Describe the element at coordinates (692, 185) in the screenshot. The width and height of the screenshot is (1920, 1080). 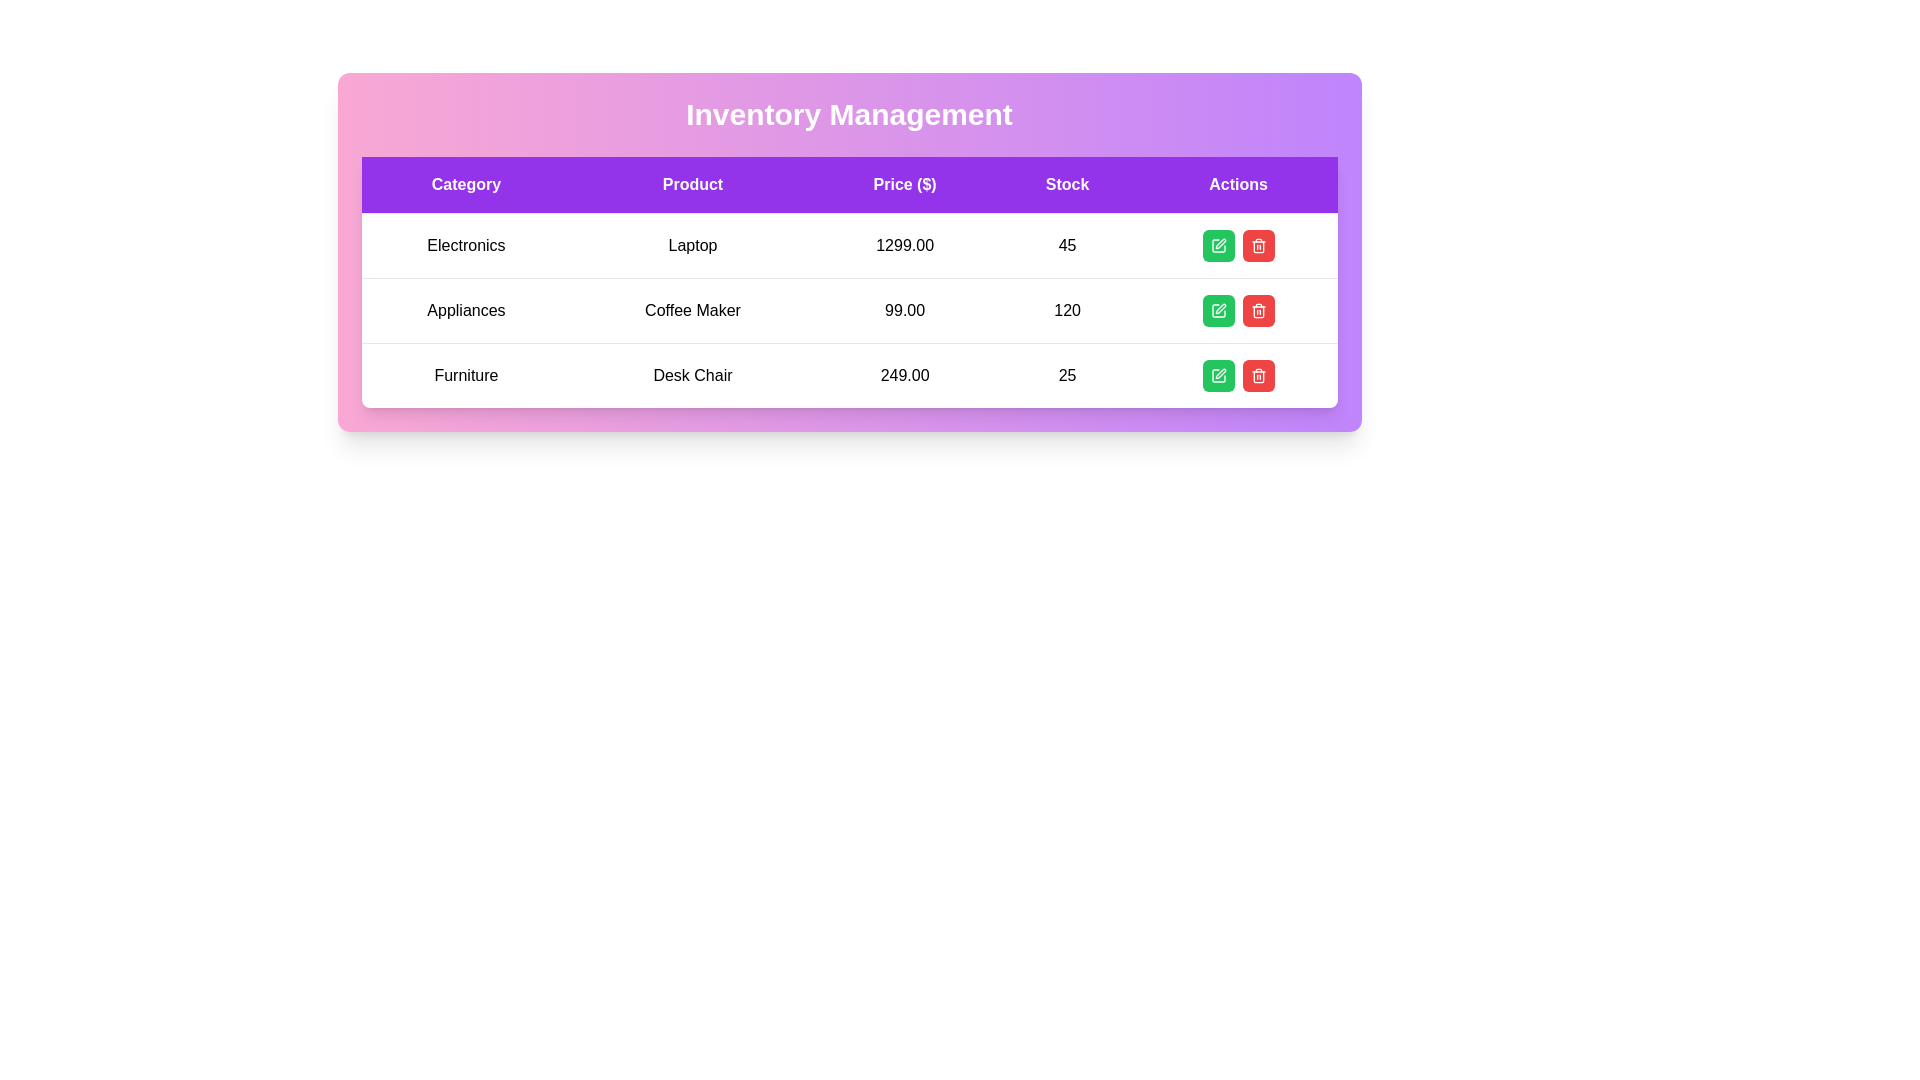
I see `the 'Product' text label, which is the second column header in a table with a purple background and white text, positioned between 'Category' and 'Price ($)'` at that location.